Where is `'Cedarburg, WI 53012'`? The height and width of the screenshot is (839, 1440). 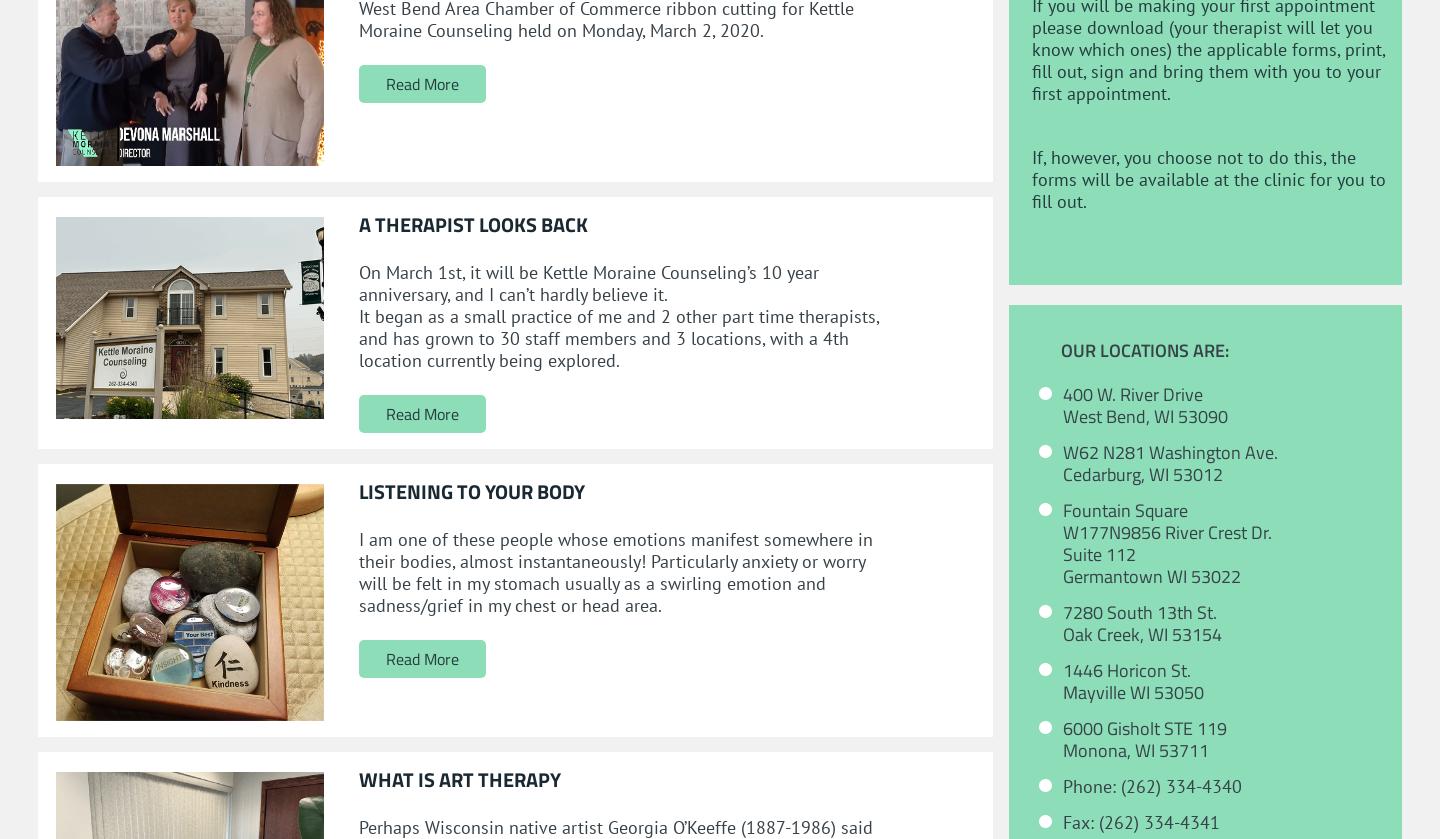 'Cedarburg, WI 53012' is located at coordinates (1142, 473).